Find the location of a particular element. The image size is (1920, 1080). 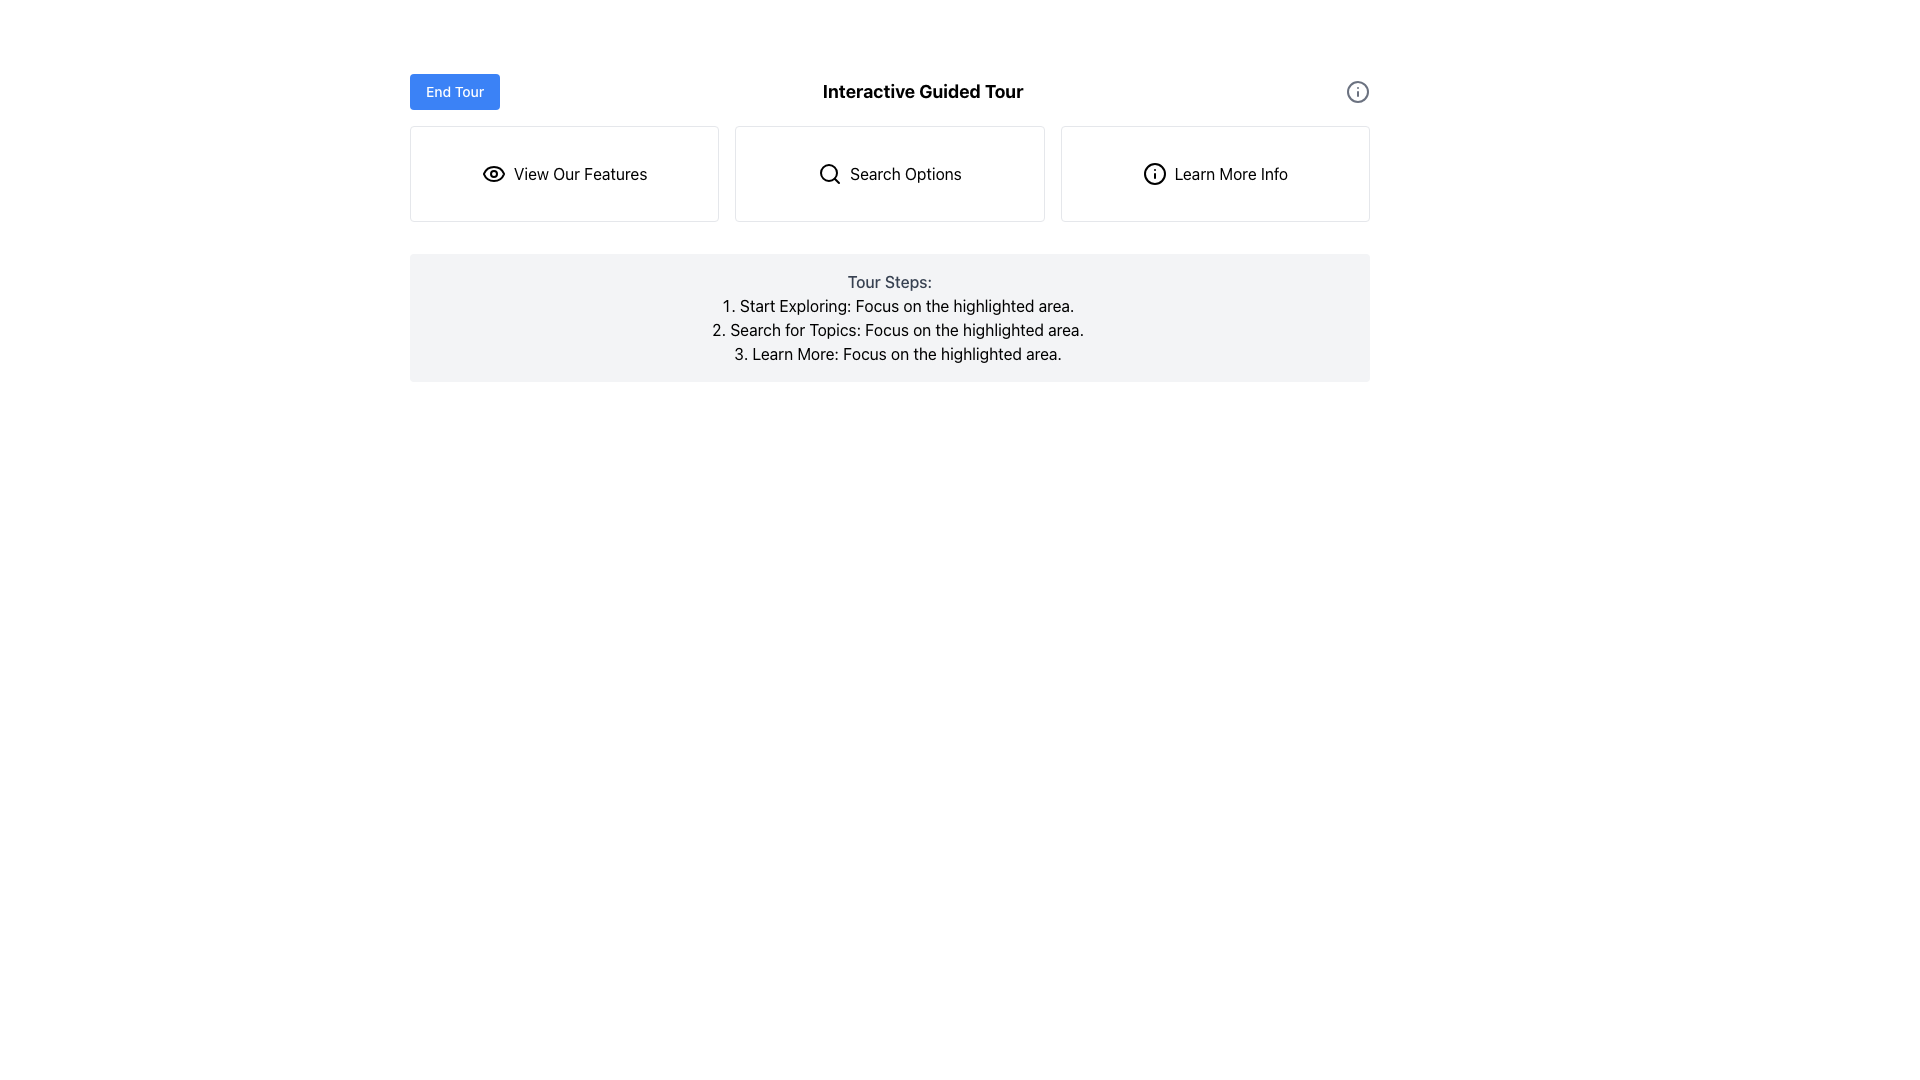

instructional text that is the second item in the numbered list, located centrally in the interface, instructing the user to search for topics is located at coordinates (896, 329).